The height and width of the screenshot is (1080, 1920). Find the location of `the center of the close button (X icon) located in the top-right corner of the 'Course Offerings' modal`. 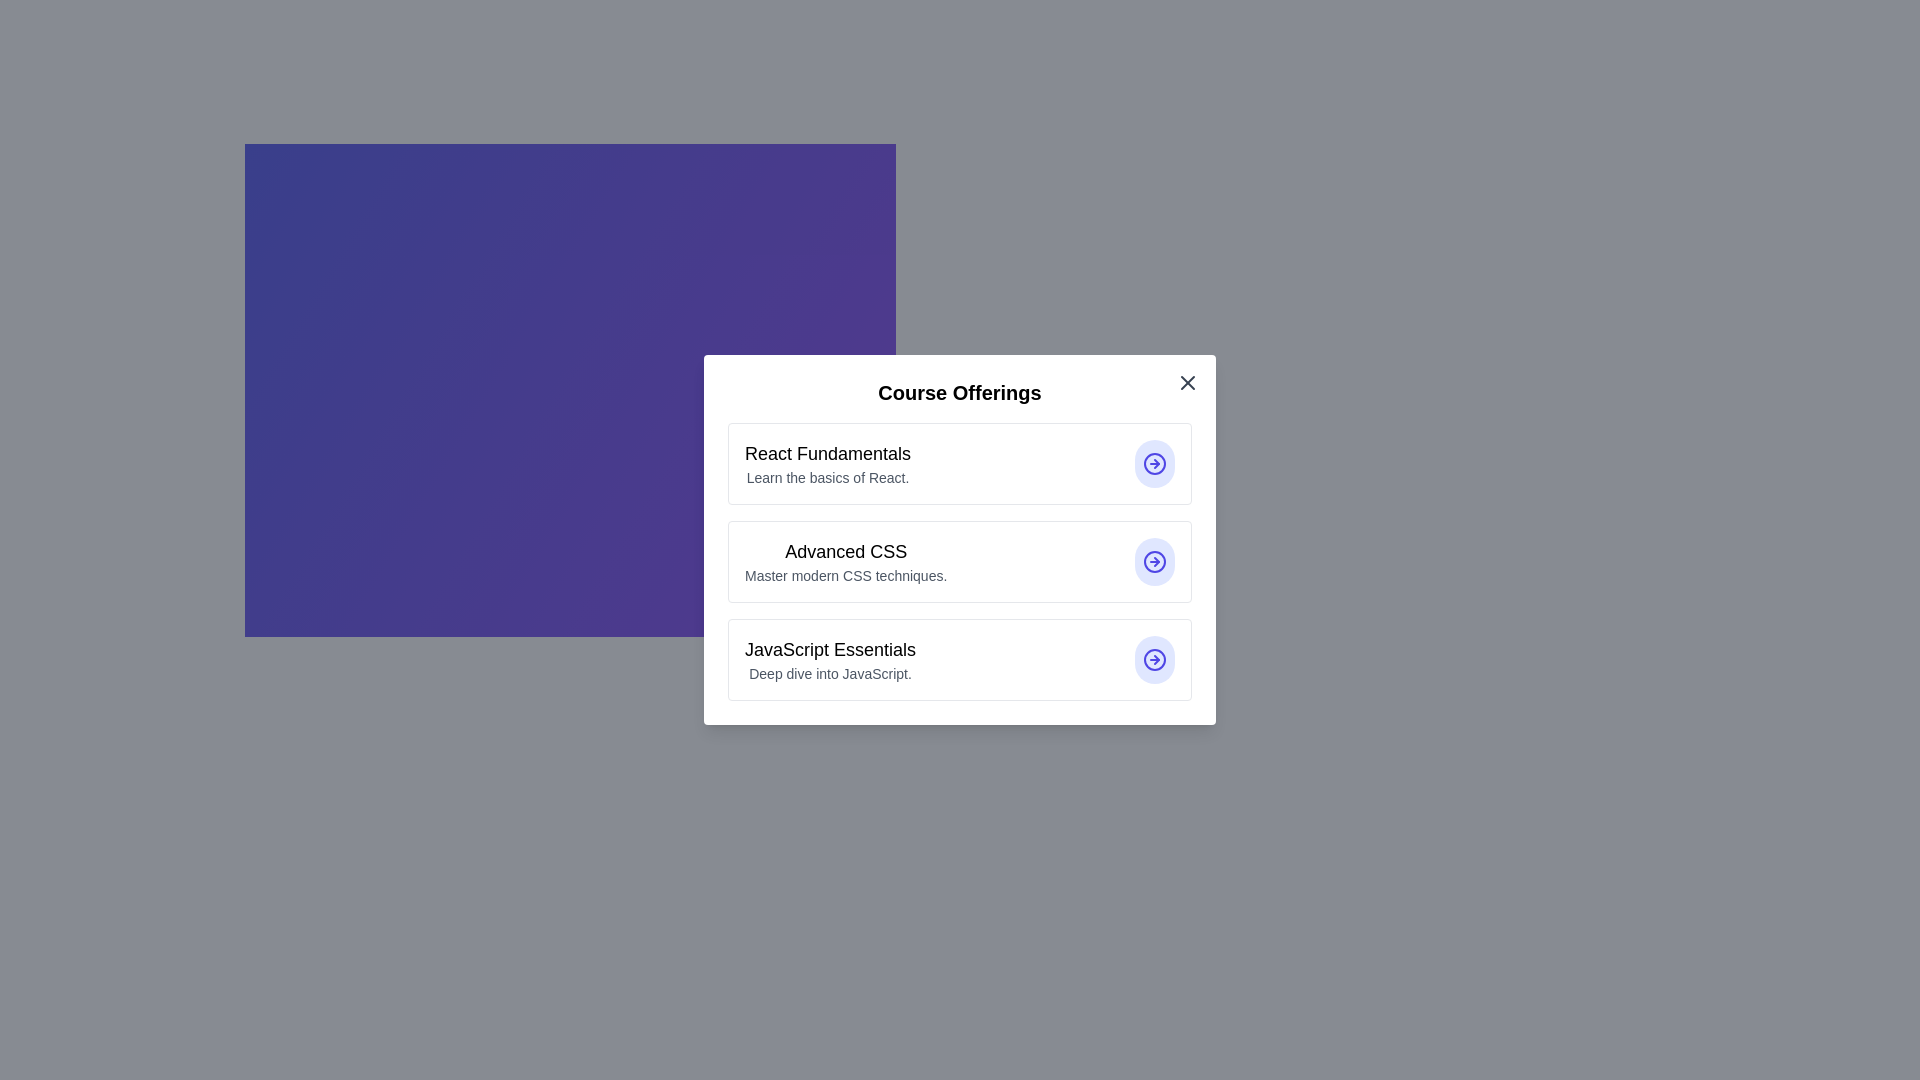

the center of the close button (X icon) located in the top-right corner of the 'Course Offerings' modal is located at coordinates (1188, 382).